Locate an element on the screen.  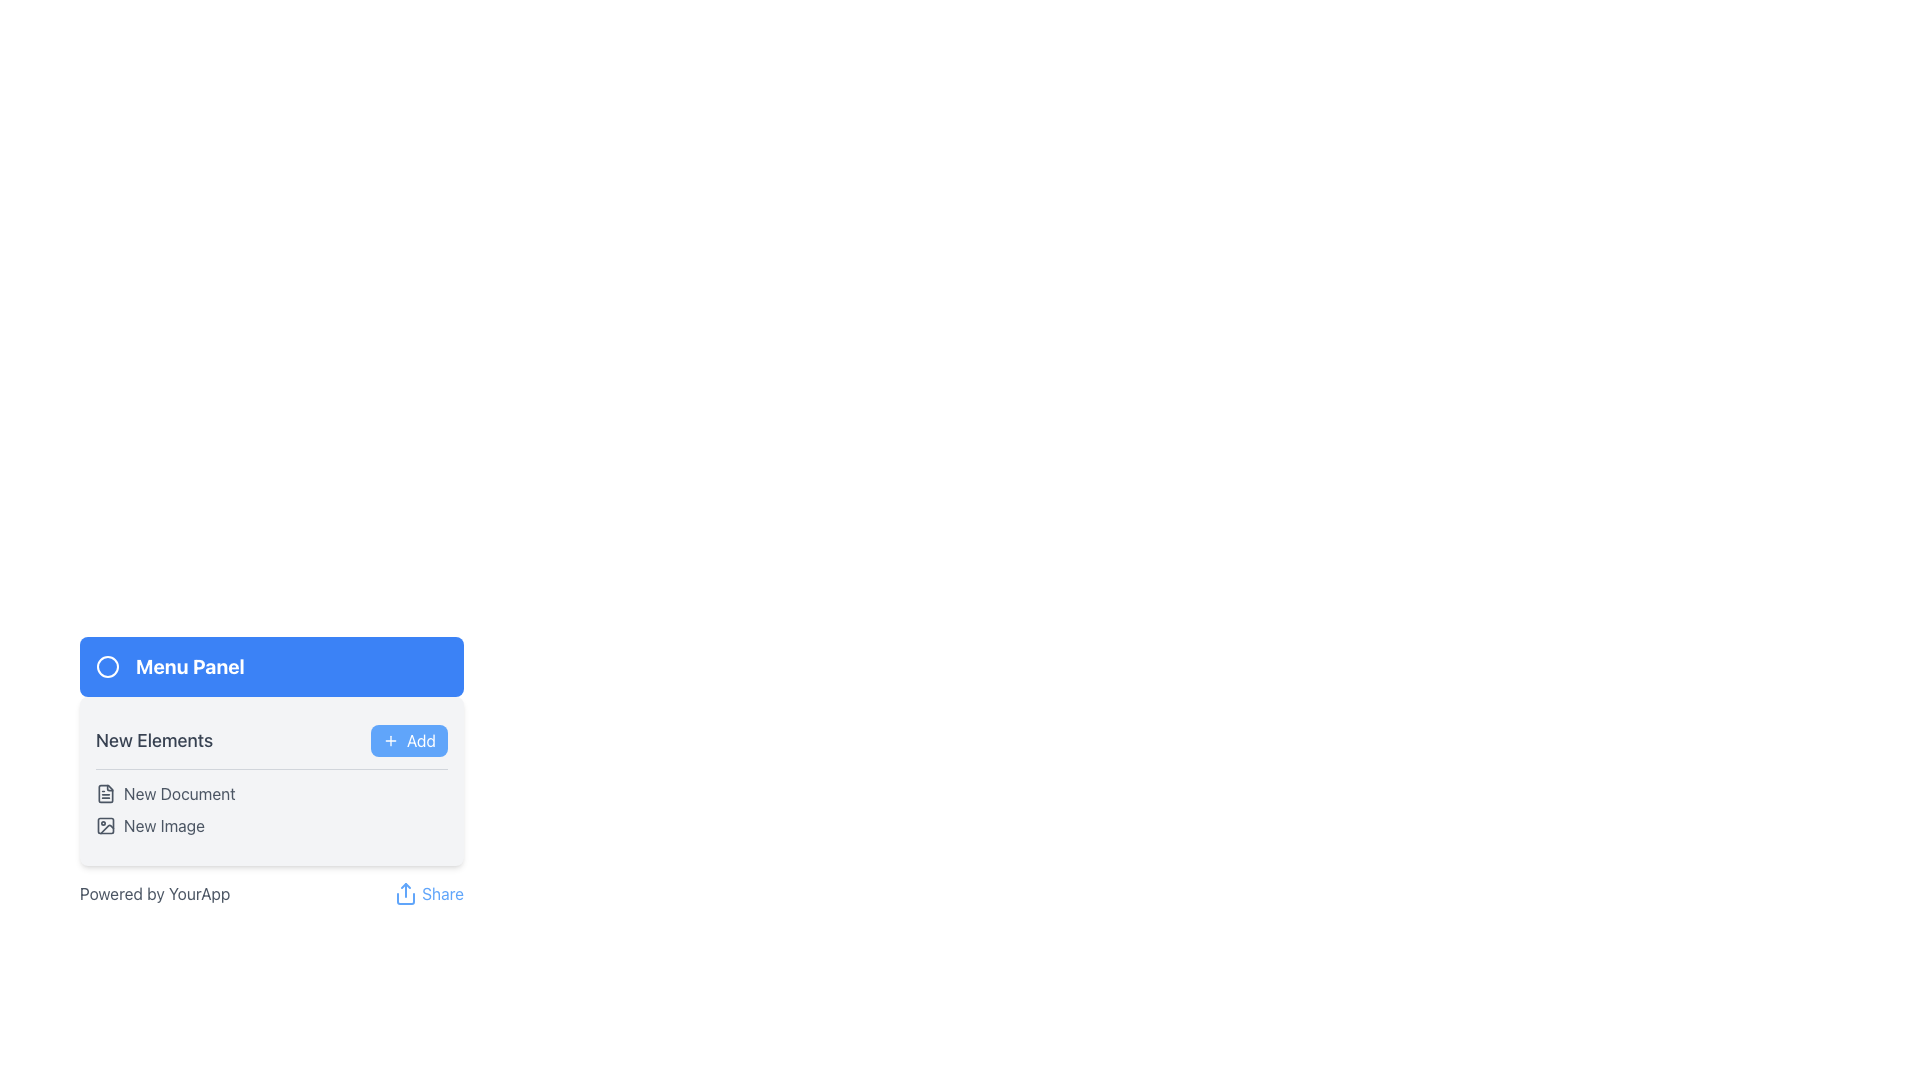
the 'New Image' button in the 'New Elements' list is located at coordinates (271, 825).